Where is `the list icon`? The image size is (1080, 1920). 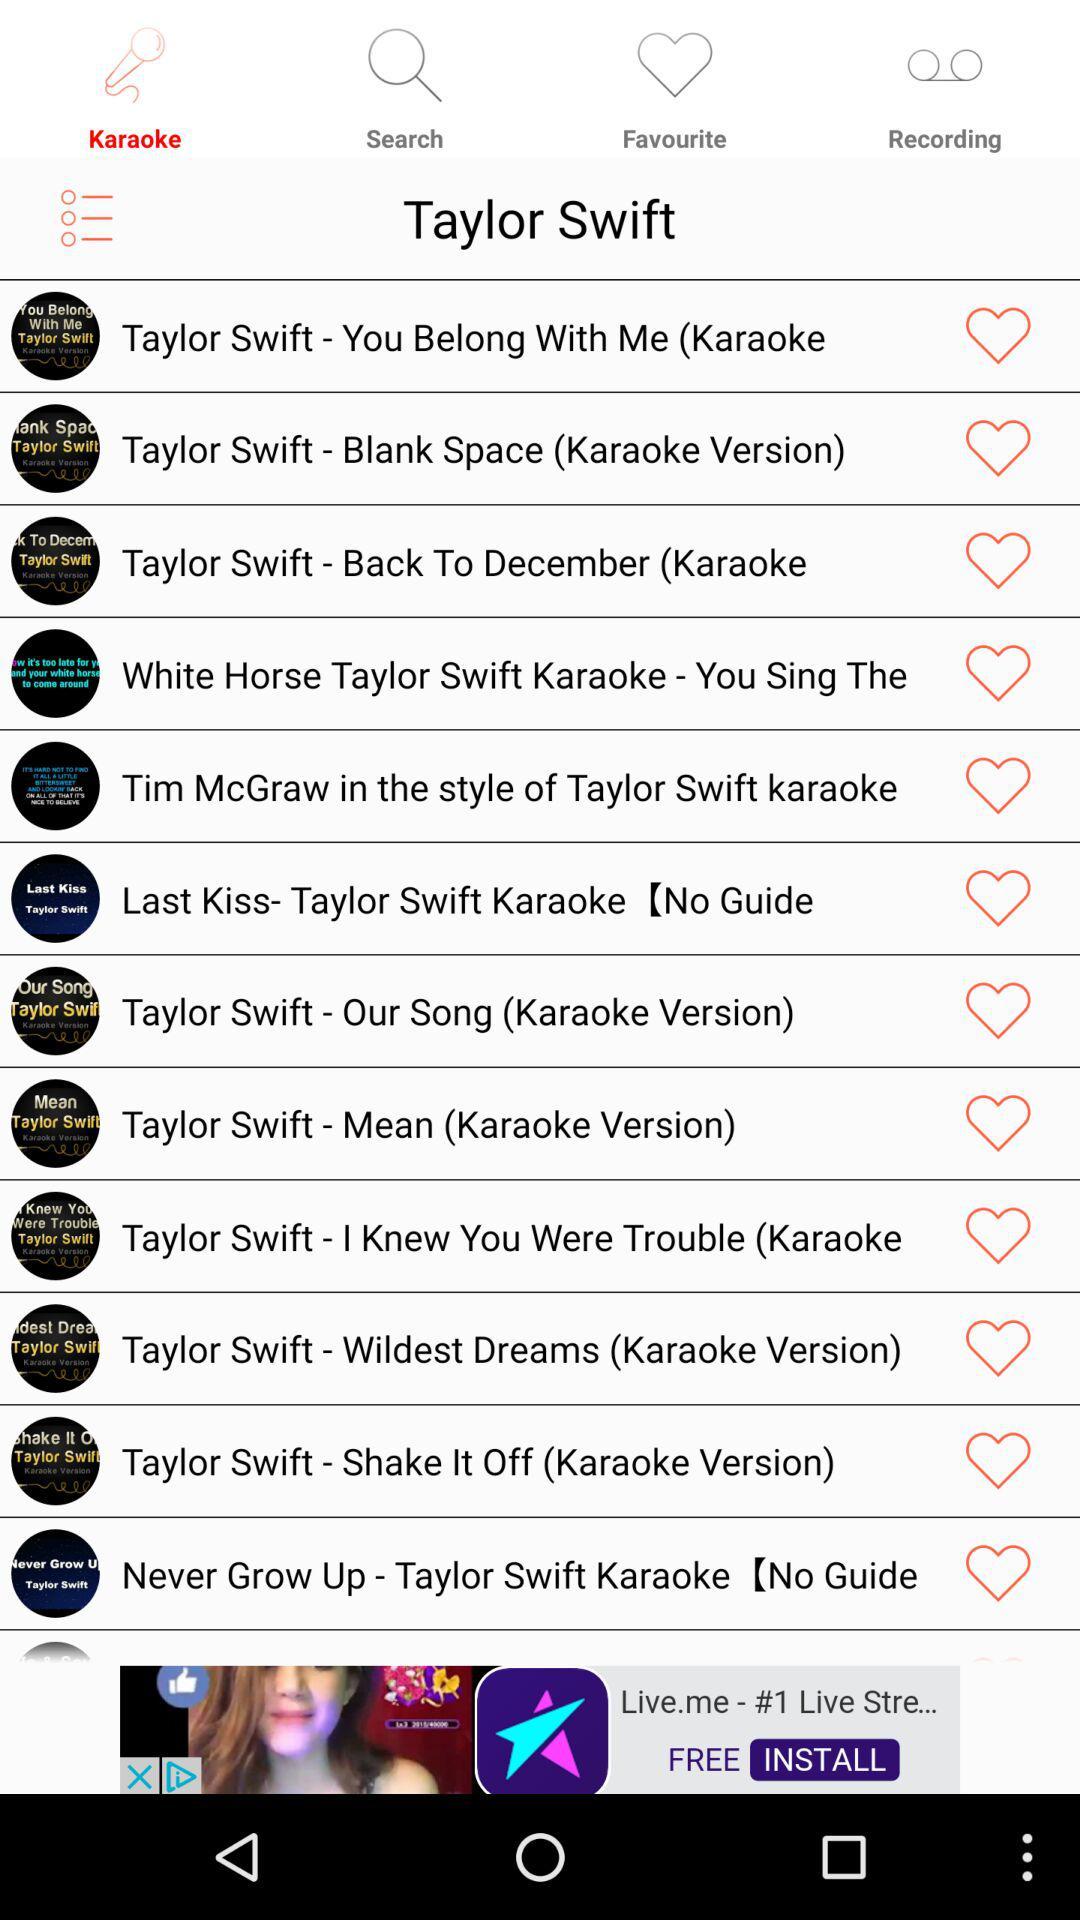
the list icon is located at coordinates (86, 233).